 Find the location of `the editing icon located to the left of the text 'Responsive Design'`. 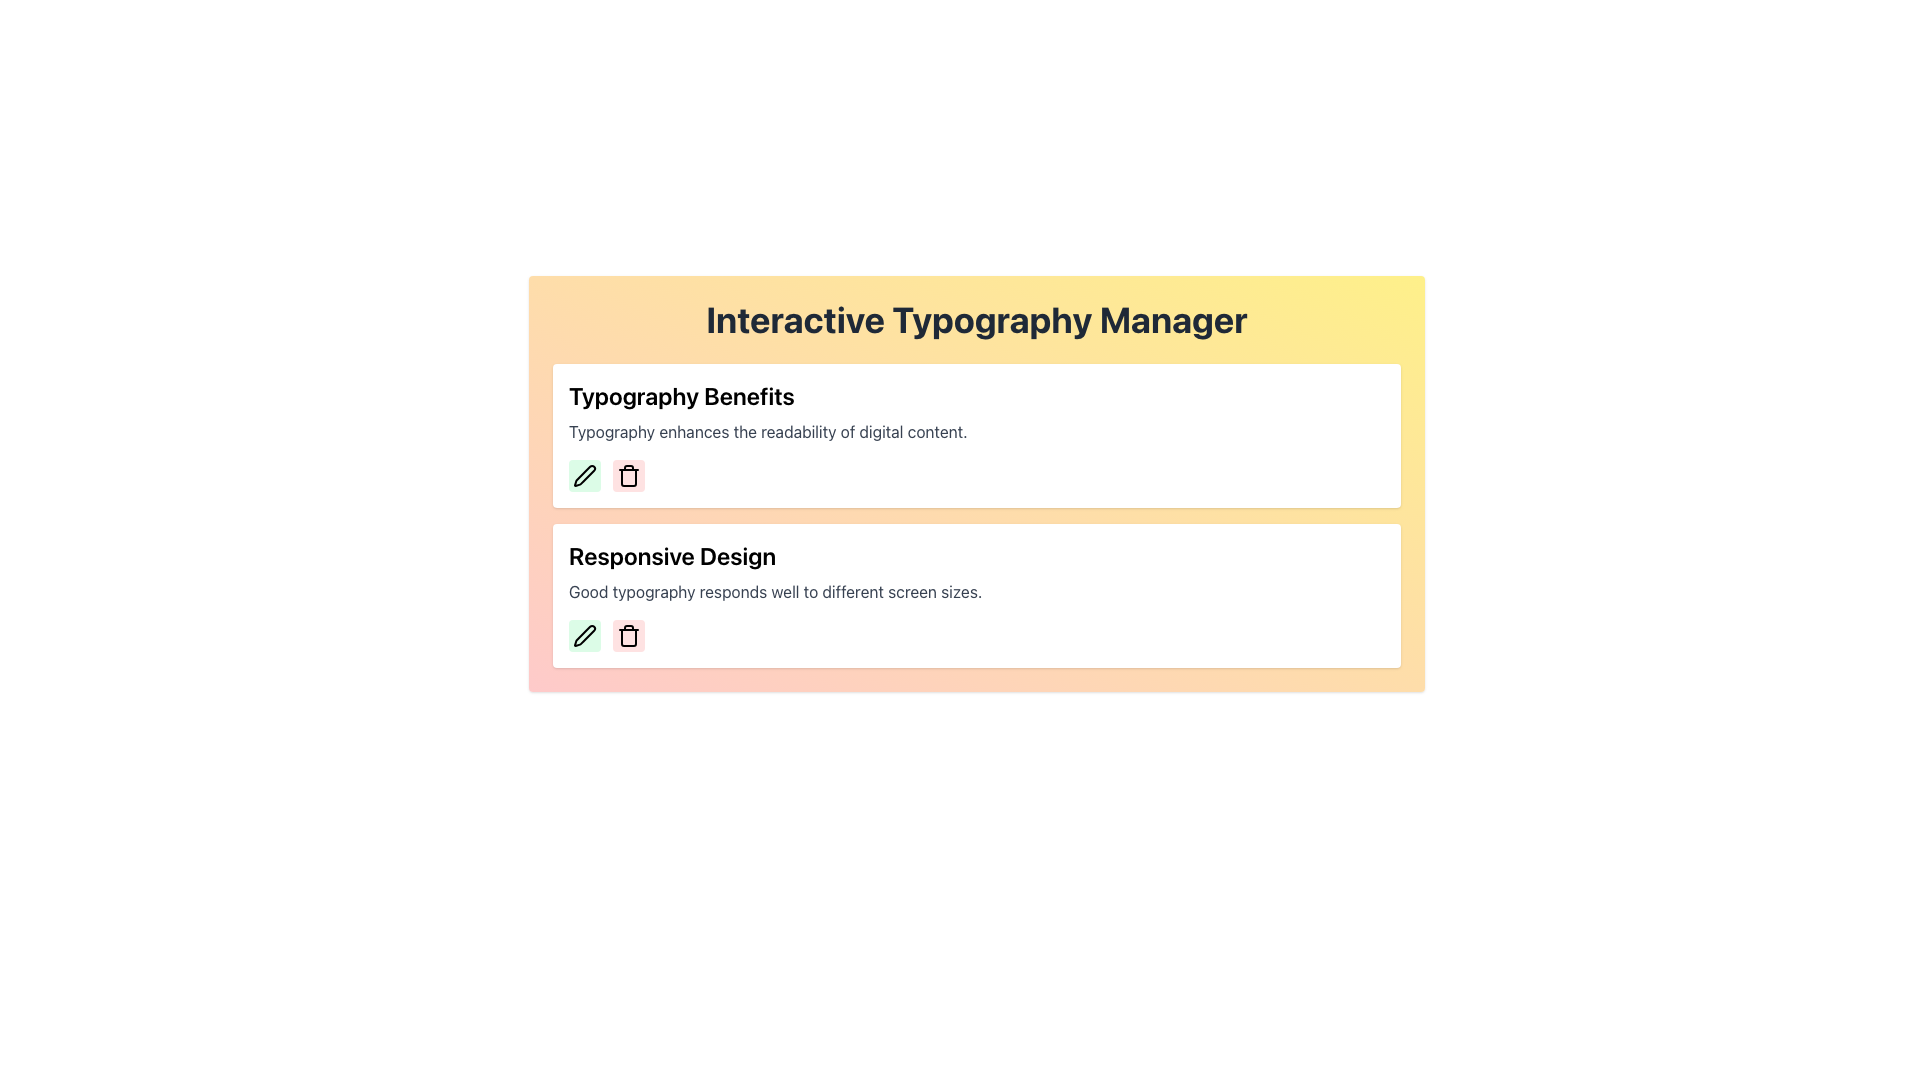

the editing icon located to the left of the text 'Responsive Design' is located at coordinates (584, 475).